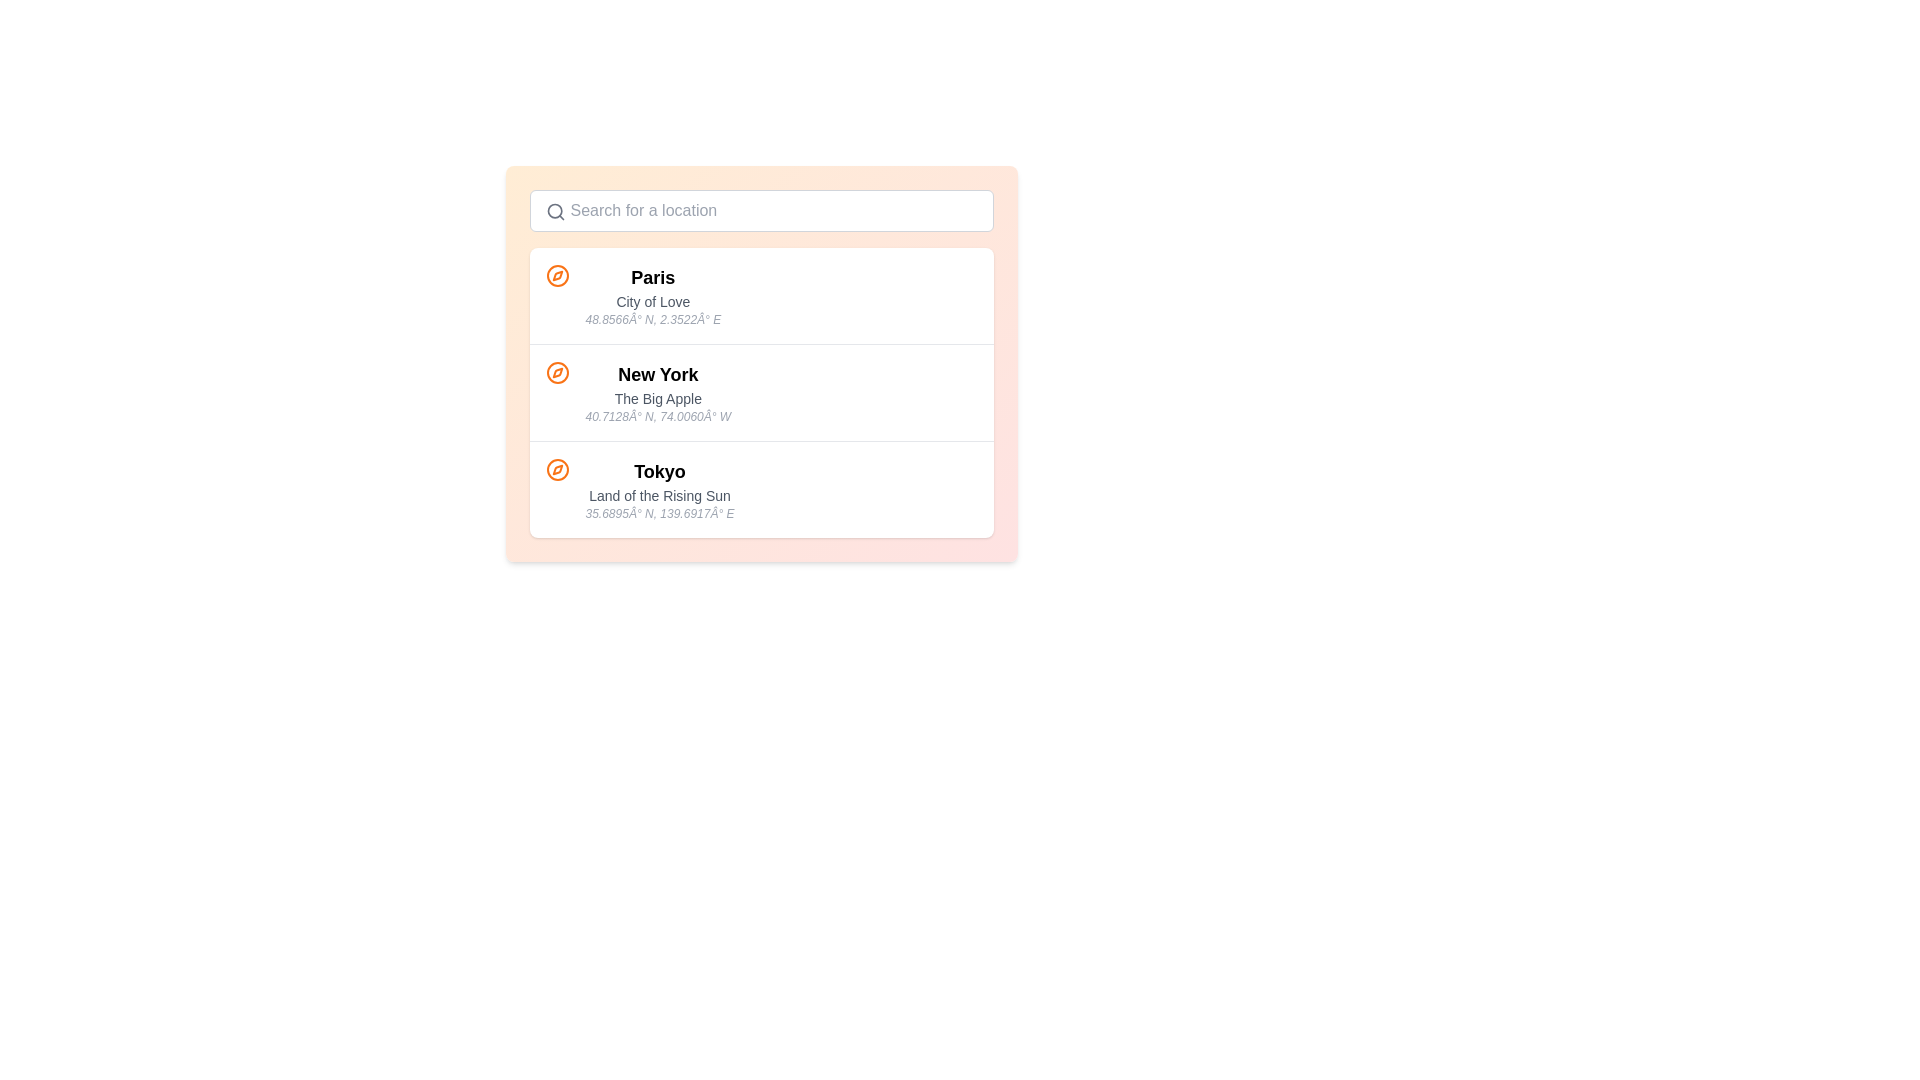 Image resolution: width=1920 pixels, height=1080 pixels. Describe the element at coordinates (557, 276) in the screenshot. I see `the decorative compass icon represented by the SVG Circle associated with the 'Paris' location entry` at that location.